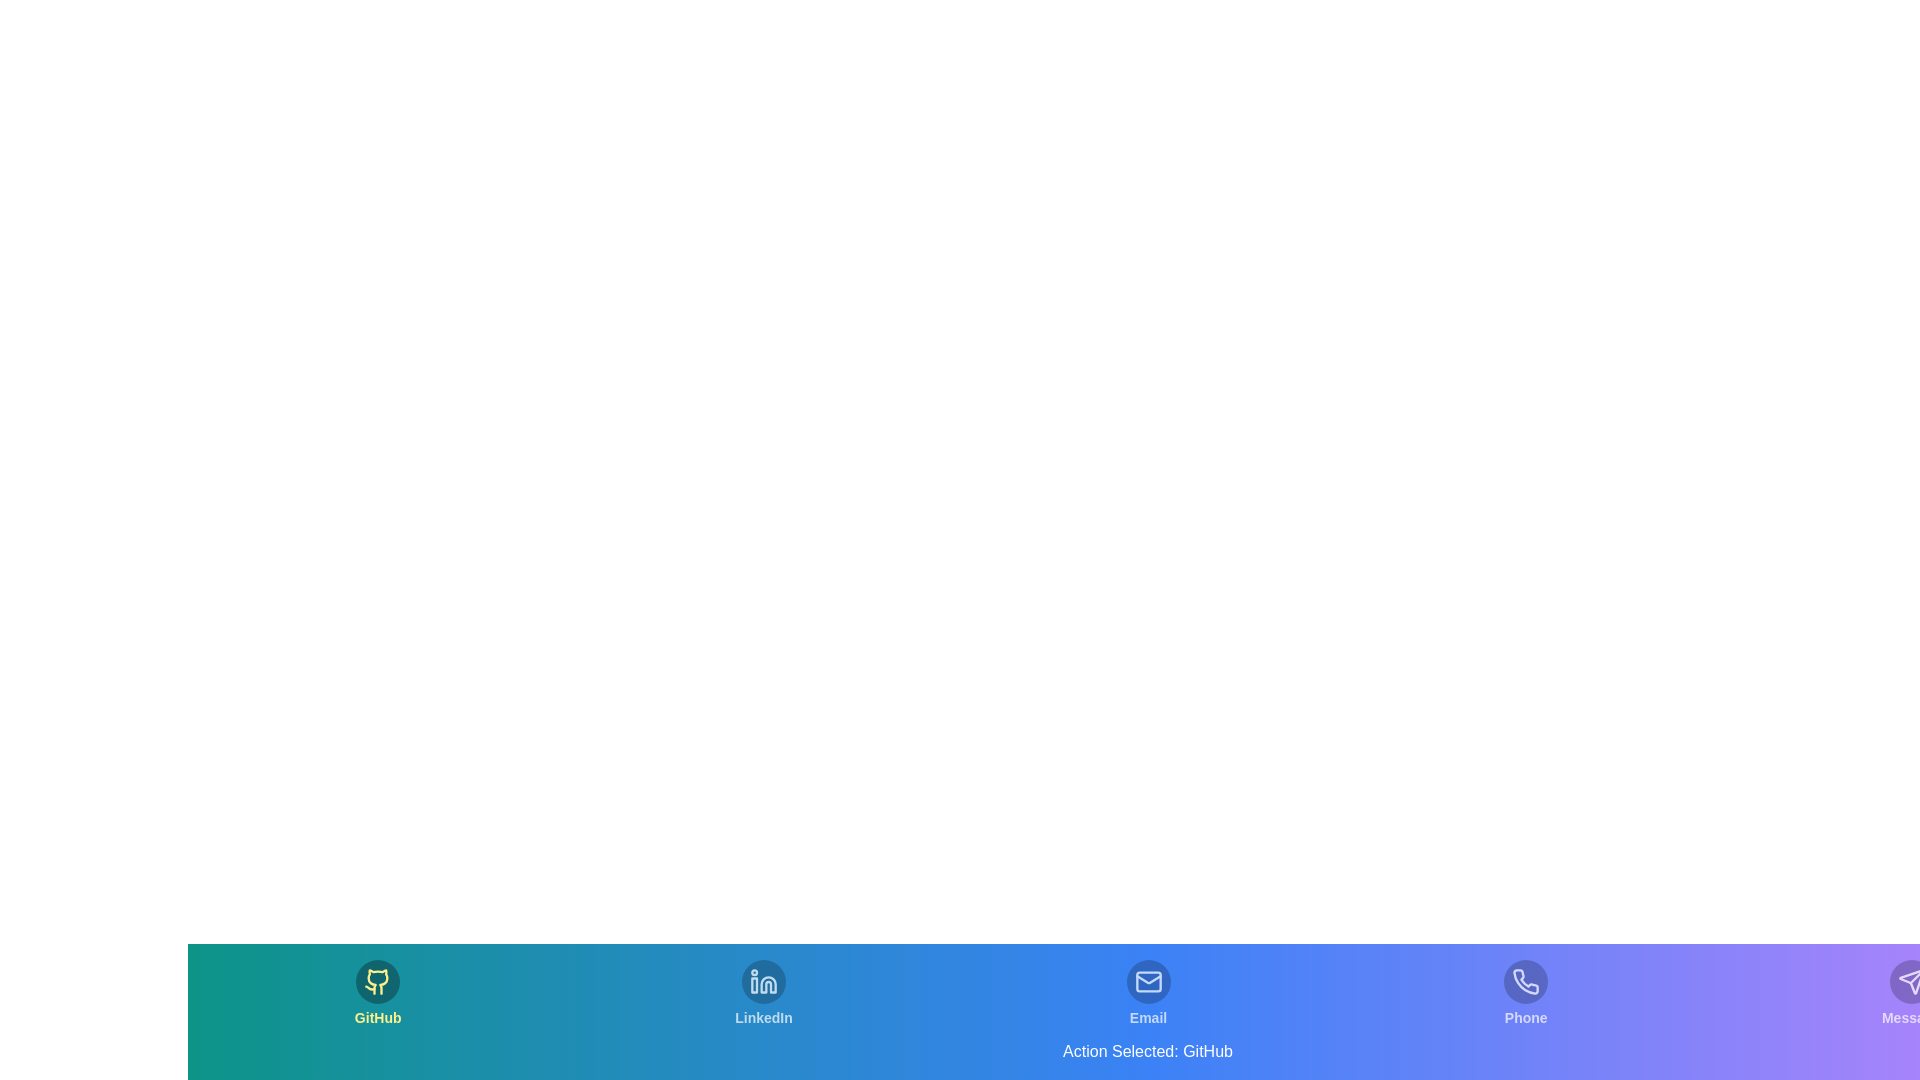 This screenshot has height=1080, width=1920. I want to click on the icon labeled Phone to observe its hover effect, so click(1525, 994).